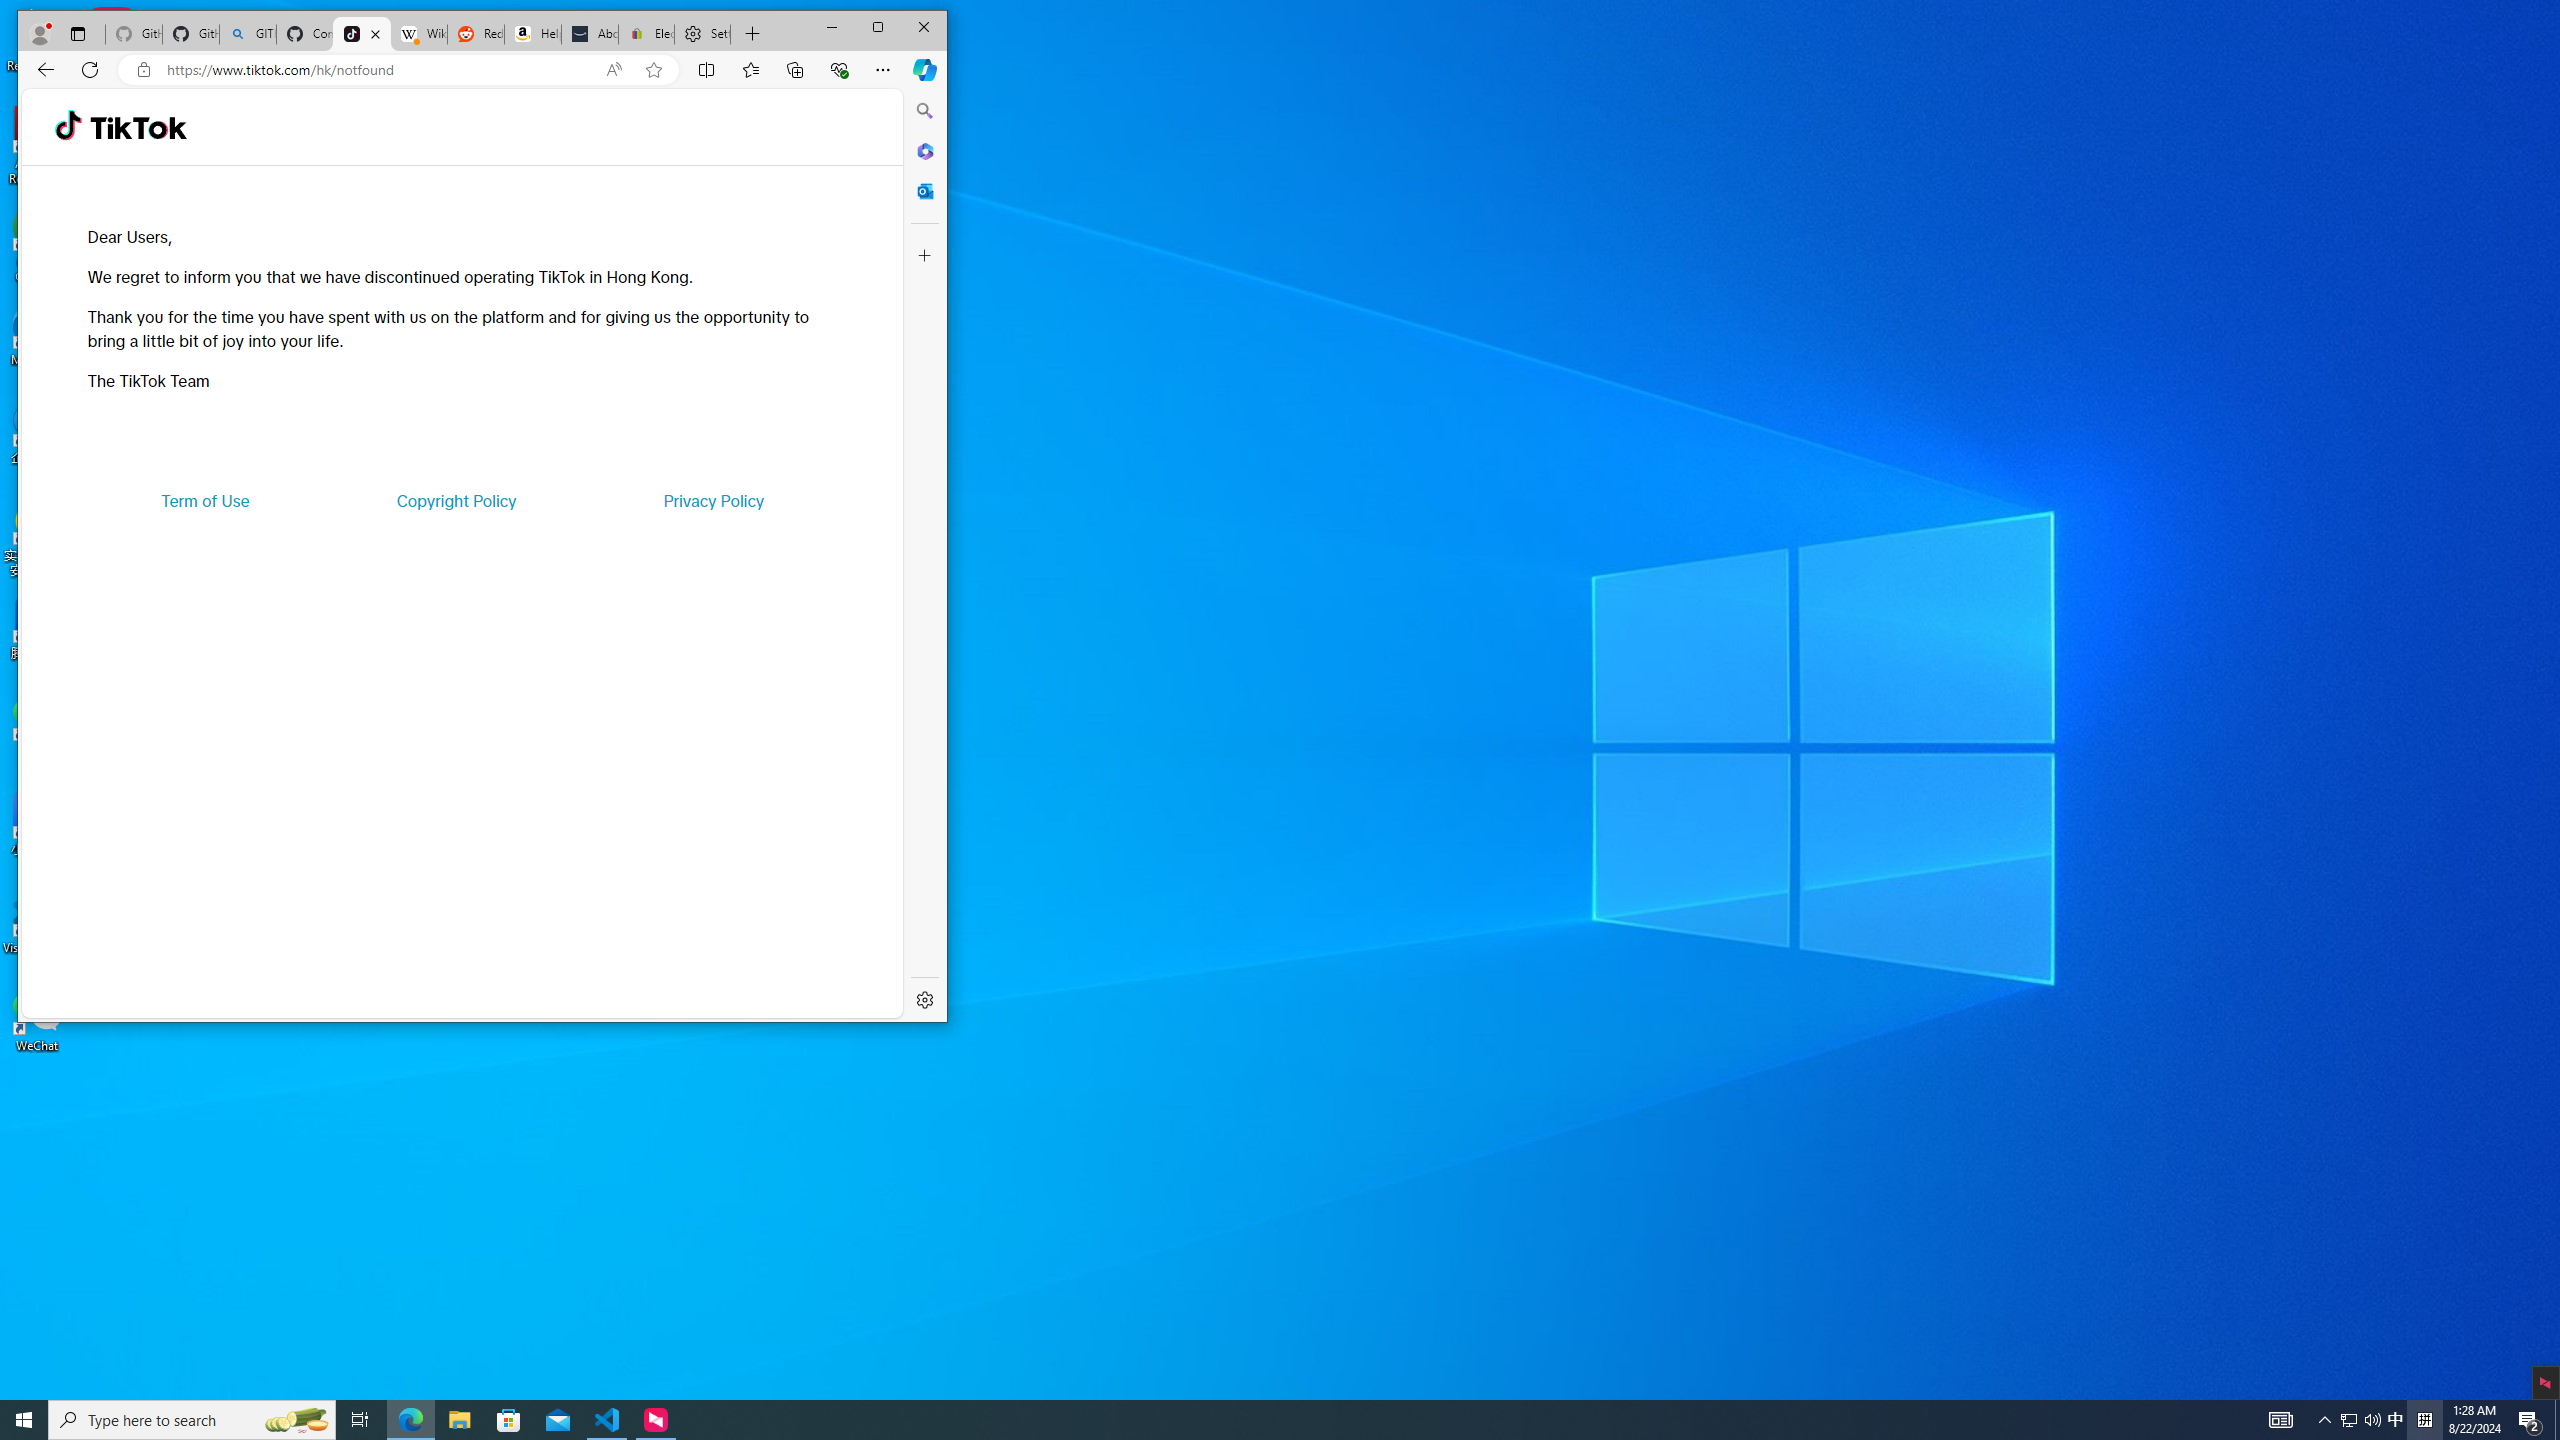 The height and width of the screenshot is (1440, 2560). I want to click on 'Privacy Policy', so click(712, 501).